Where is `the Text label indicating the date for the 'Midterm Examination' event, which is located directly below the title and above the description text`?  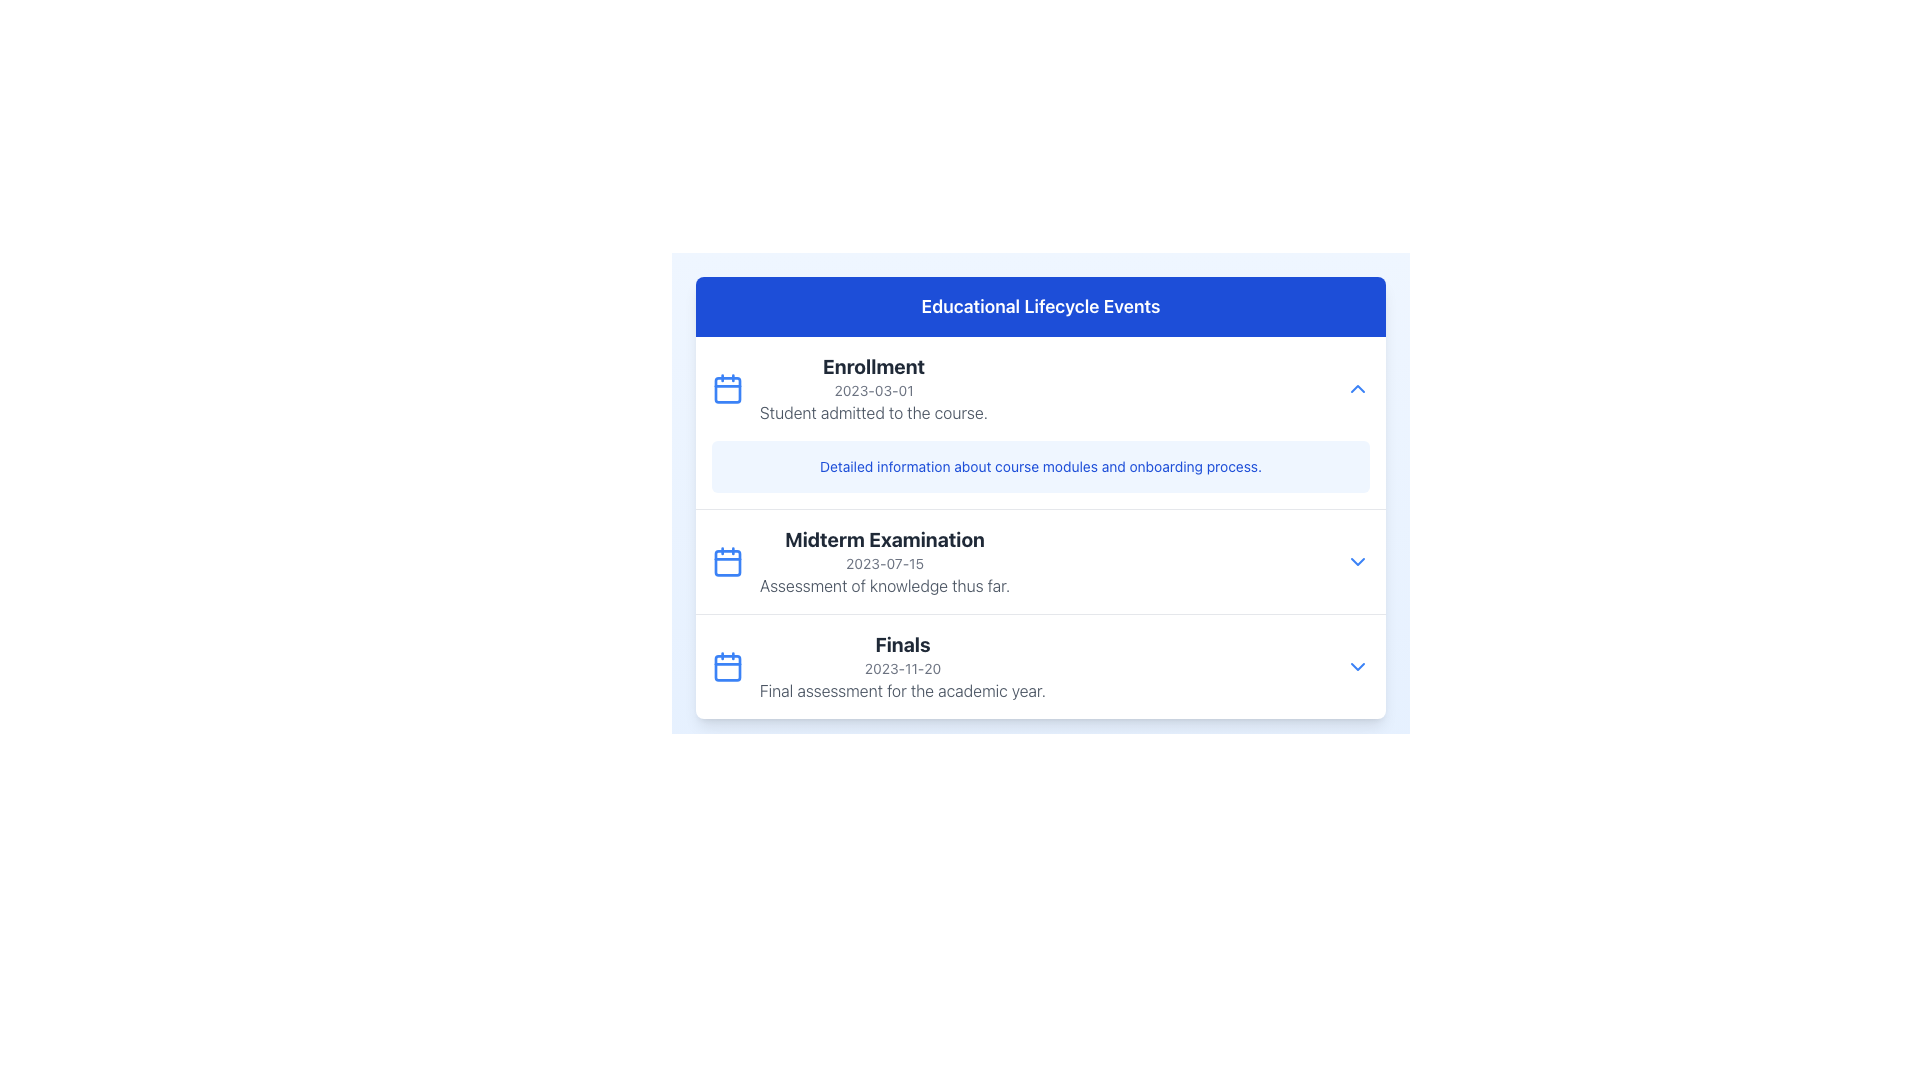
the Text label indicating the date for the 'Midterm Examination' event, which is located directly below the title and above the description text is located at coordinates (884, 563).